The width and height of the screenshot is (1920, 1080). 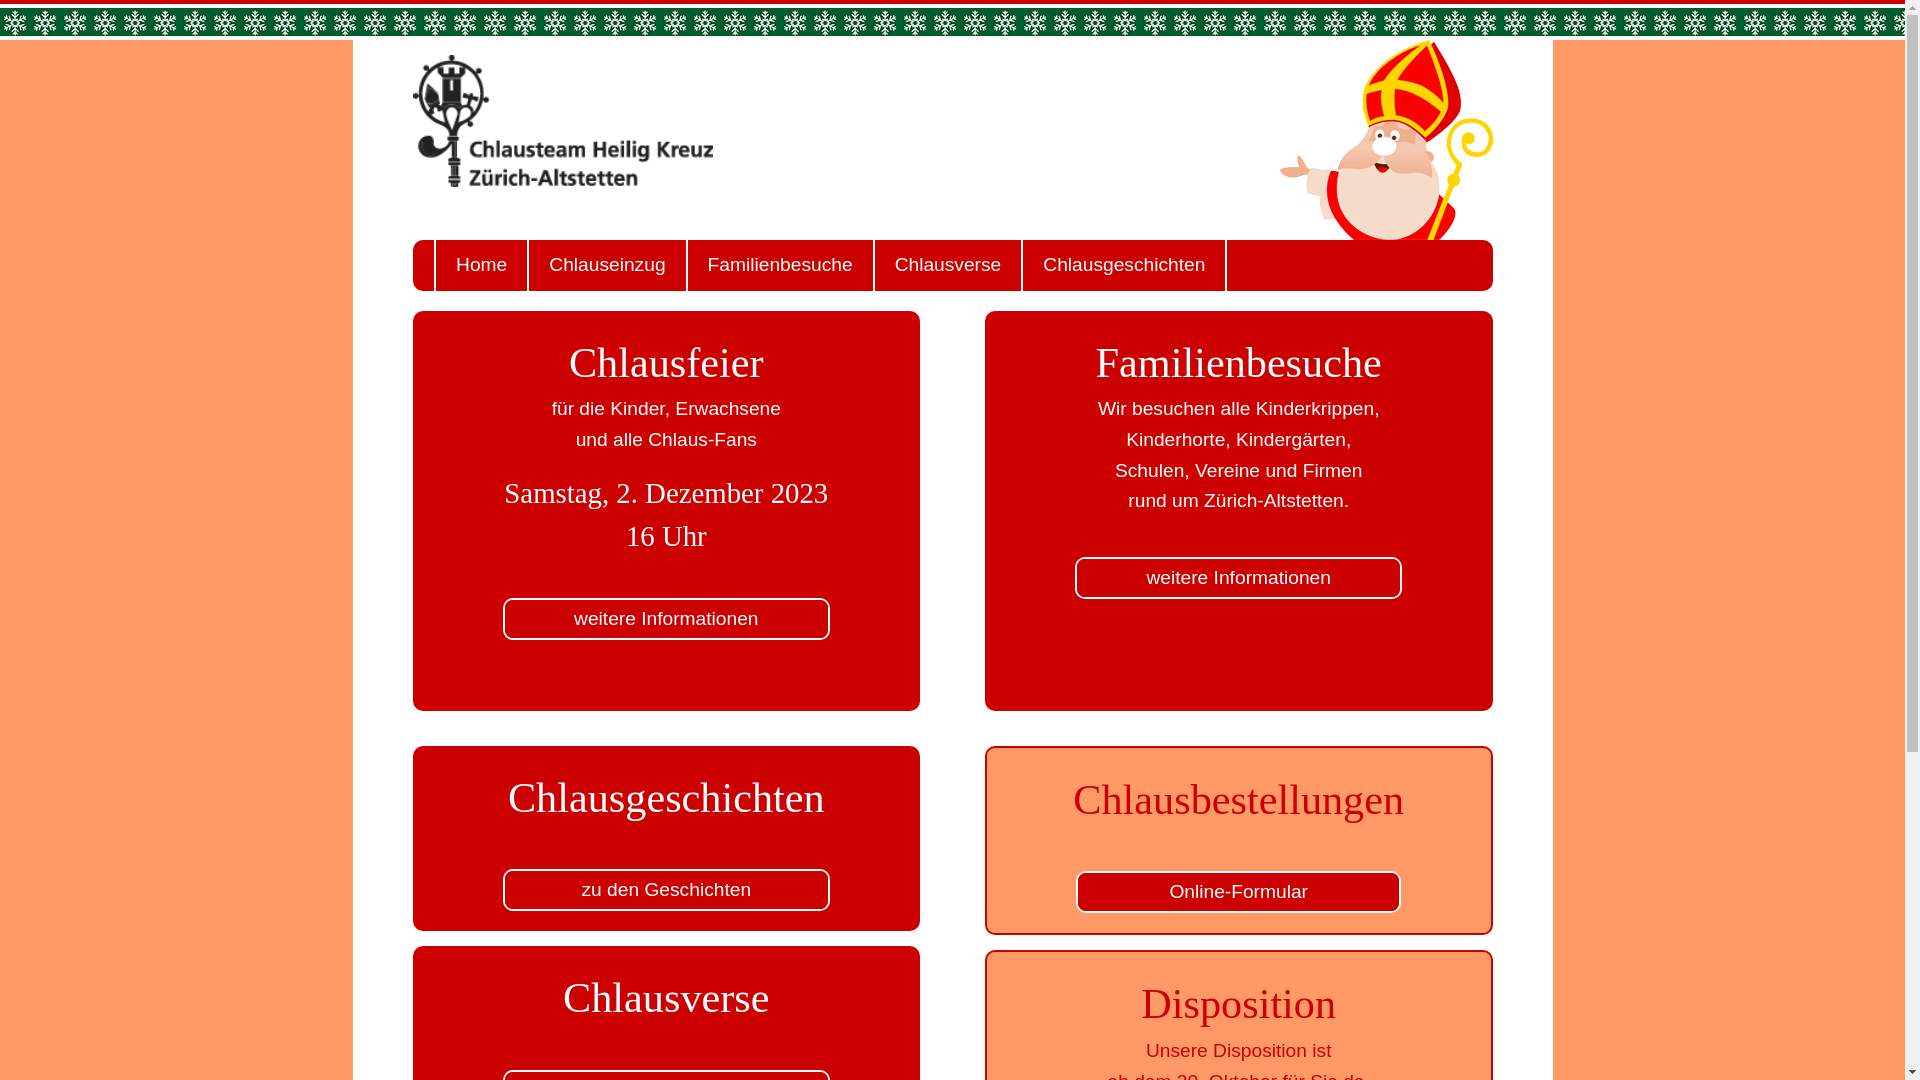 What do you see at coordinates (1237, 578) in the screenshot?
I see `'weitere Informationen'` at bounding box center [1237, 578].